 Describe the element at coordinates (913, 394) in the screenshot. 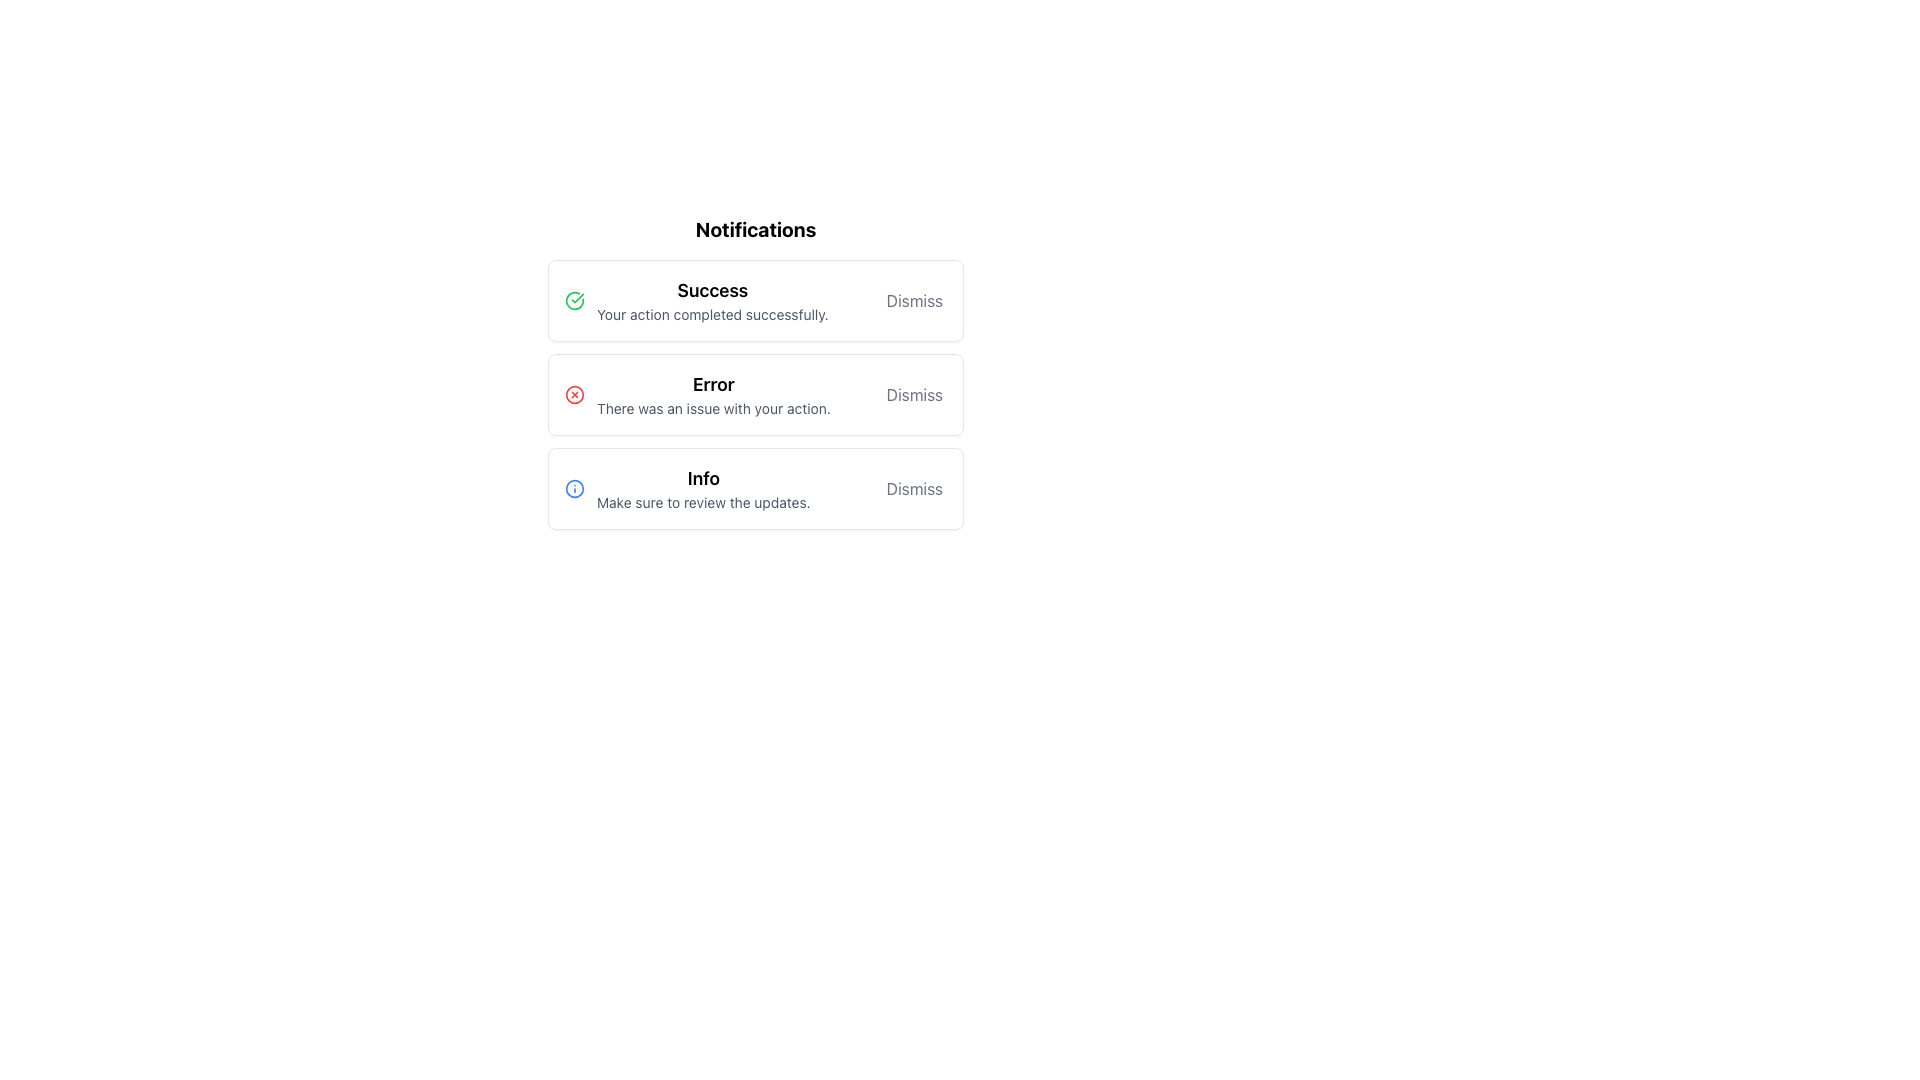

I see `the dismiss button located in the top-right corner of the second 'Error' notification` at that location.